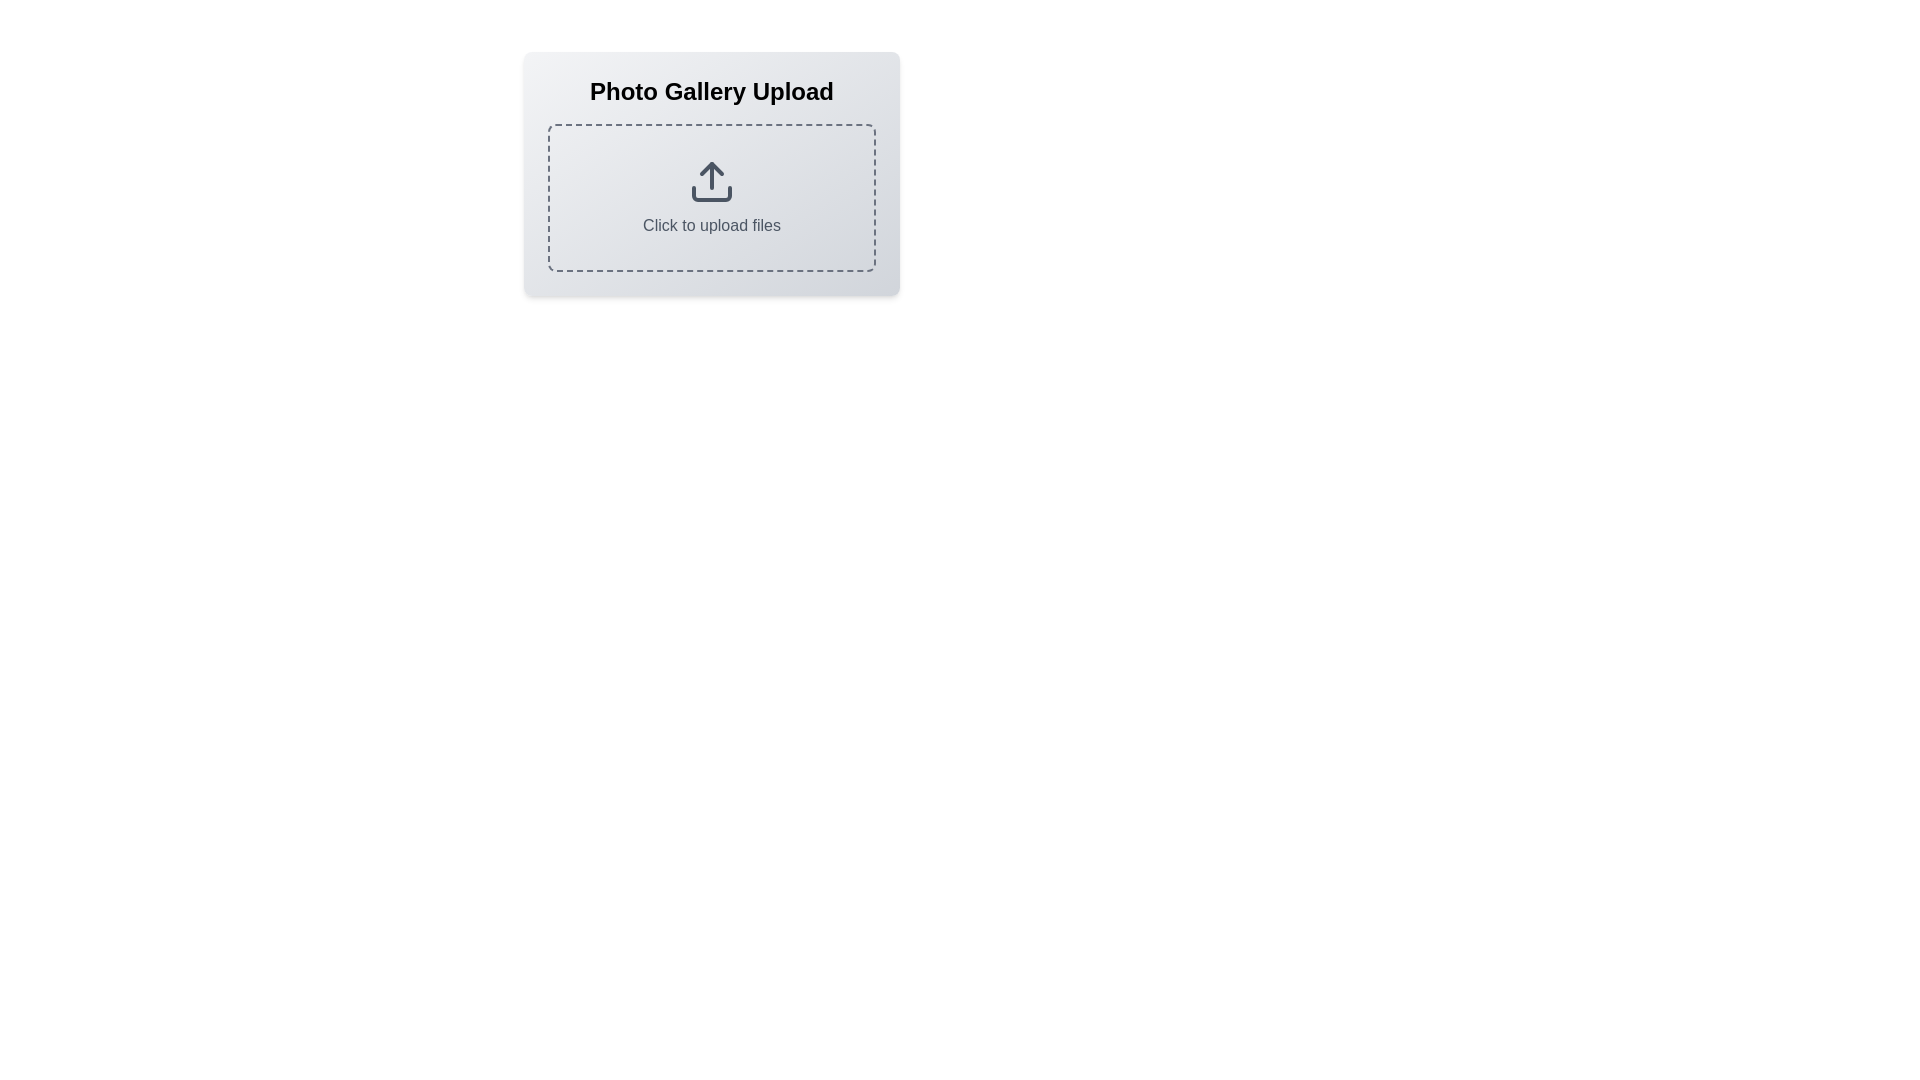 The image size is (1920, 1080). I want to click on the File upload area, so click(711, 172).